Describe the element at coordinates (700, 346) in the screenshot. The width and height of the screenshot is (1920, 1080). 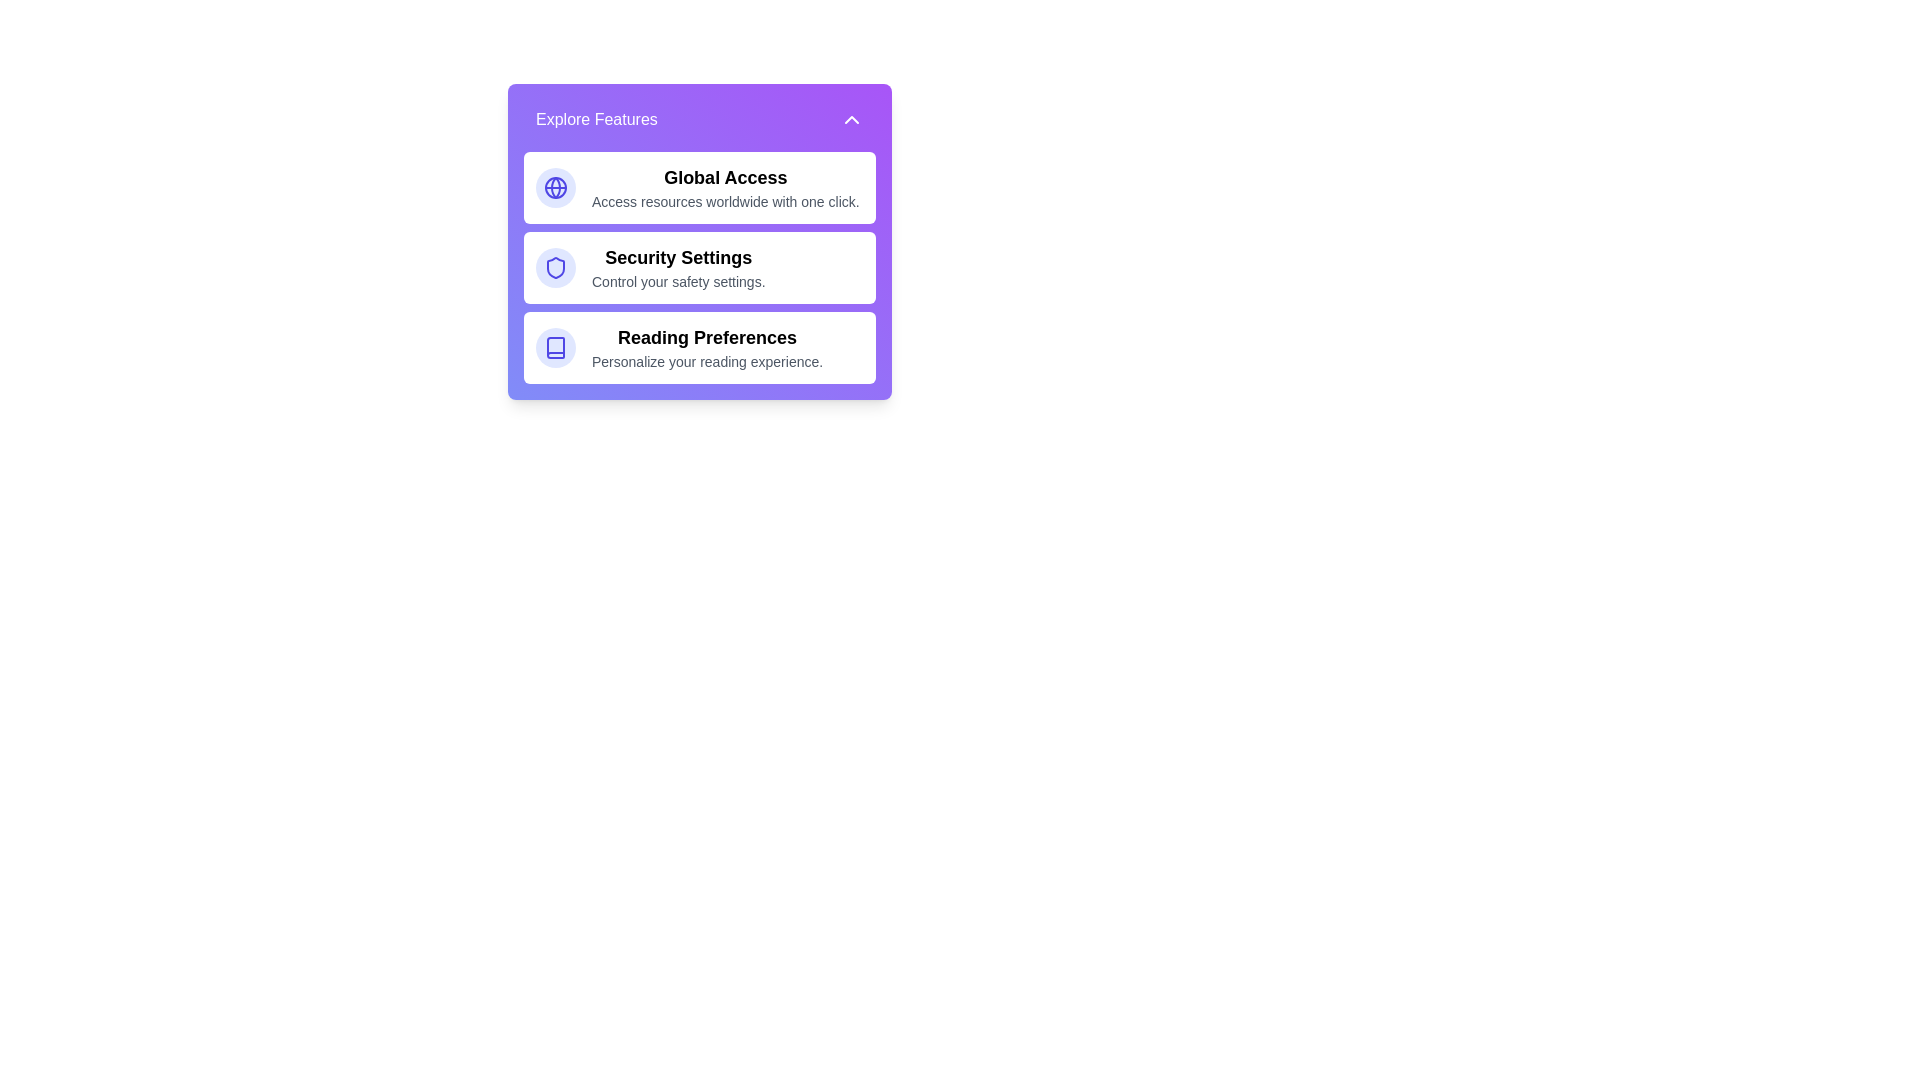
I see `the third Card UI element in the vertical list that allows users to personalize their reading preferences` at that location.